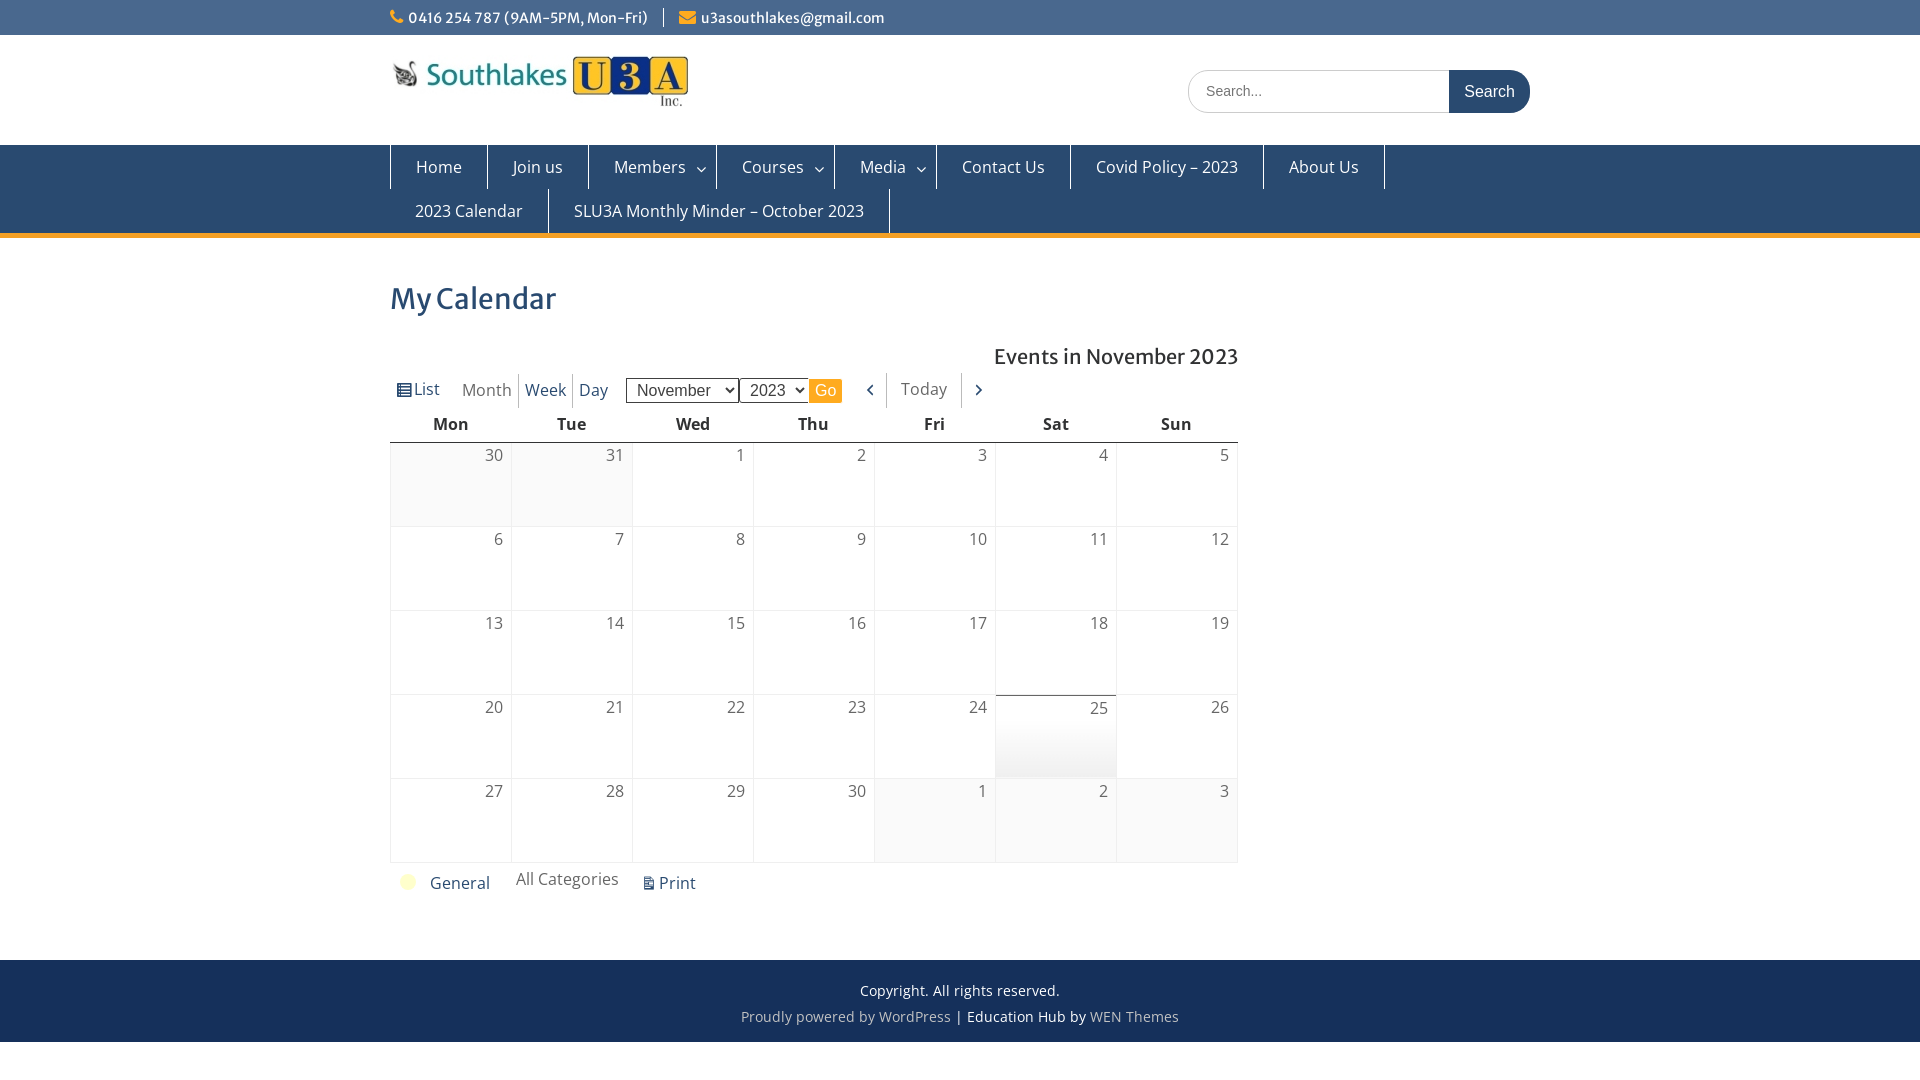 This screenshot has width=1920, height=1080. What do you see at coordinates (775, 165) in the screenshot?
I see `'Courses'` at bounding box center [775, 165].